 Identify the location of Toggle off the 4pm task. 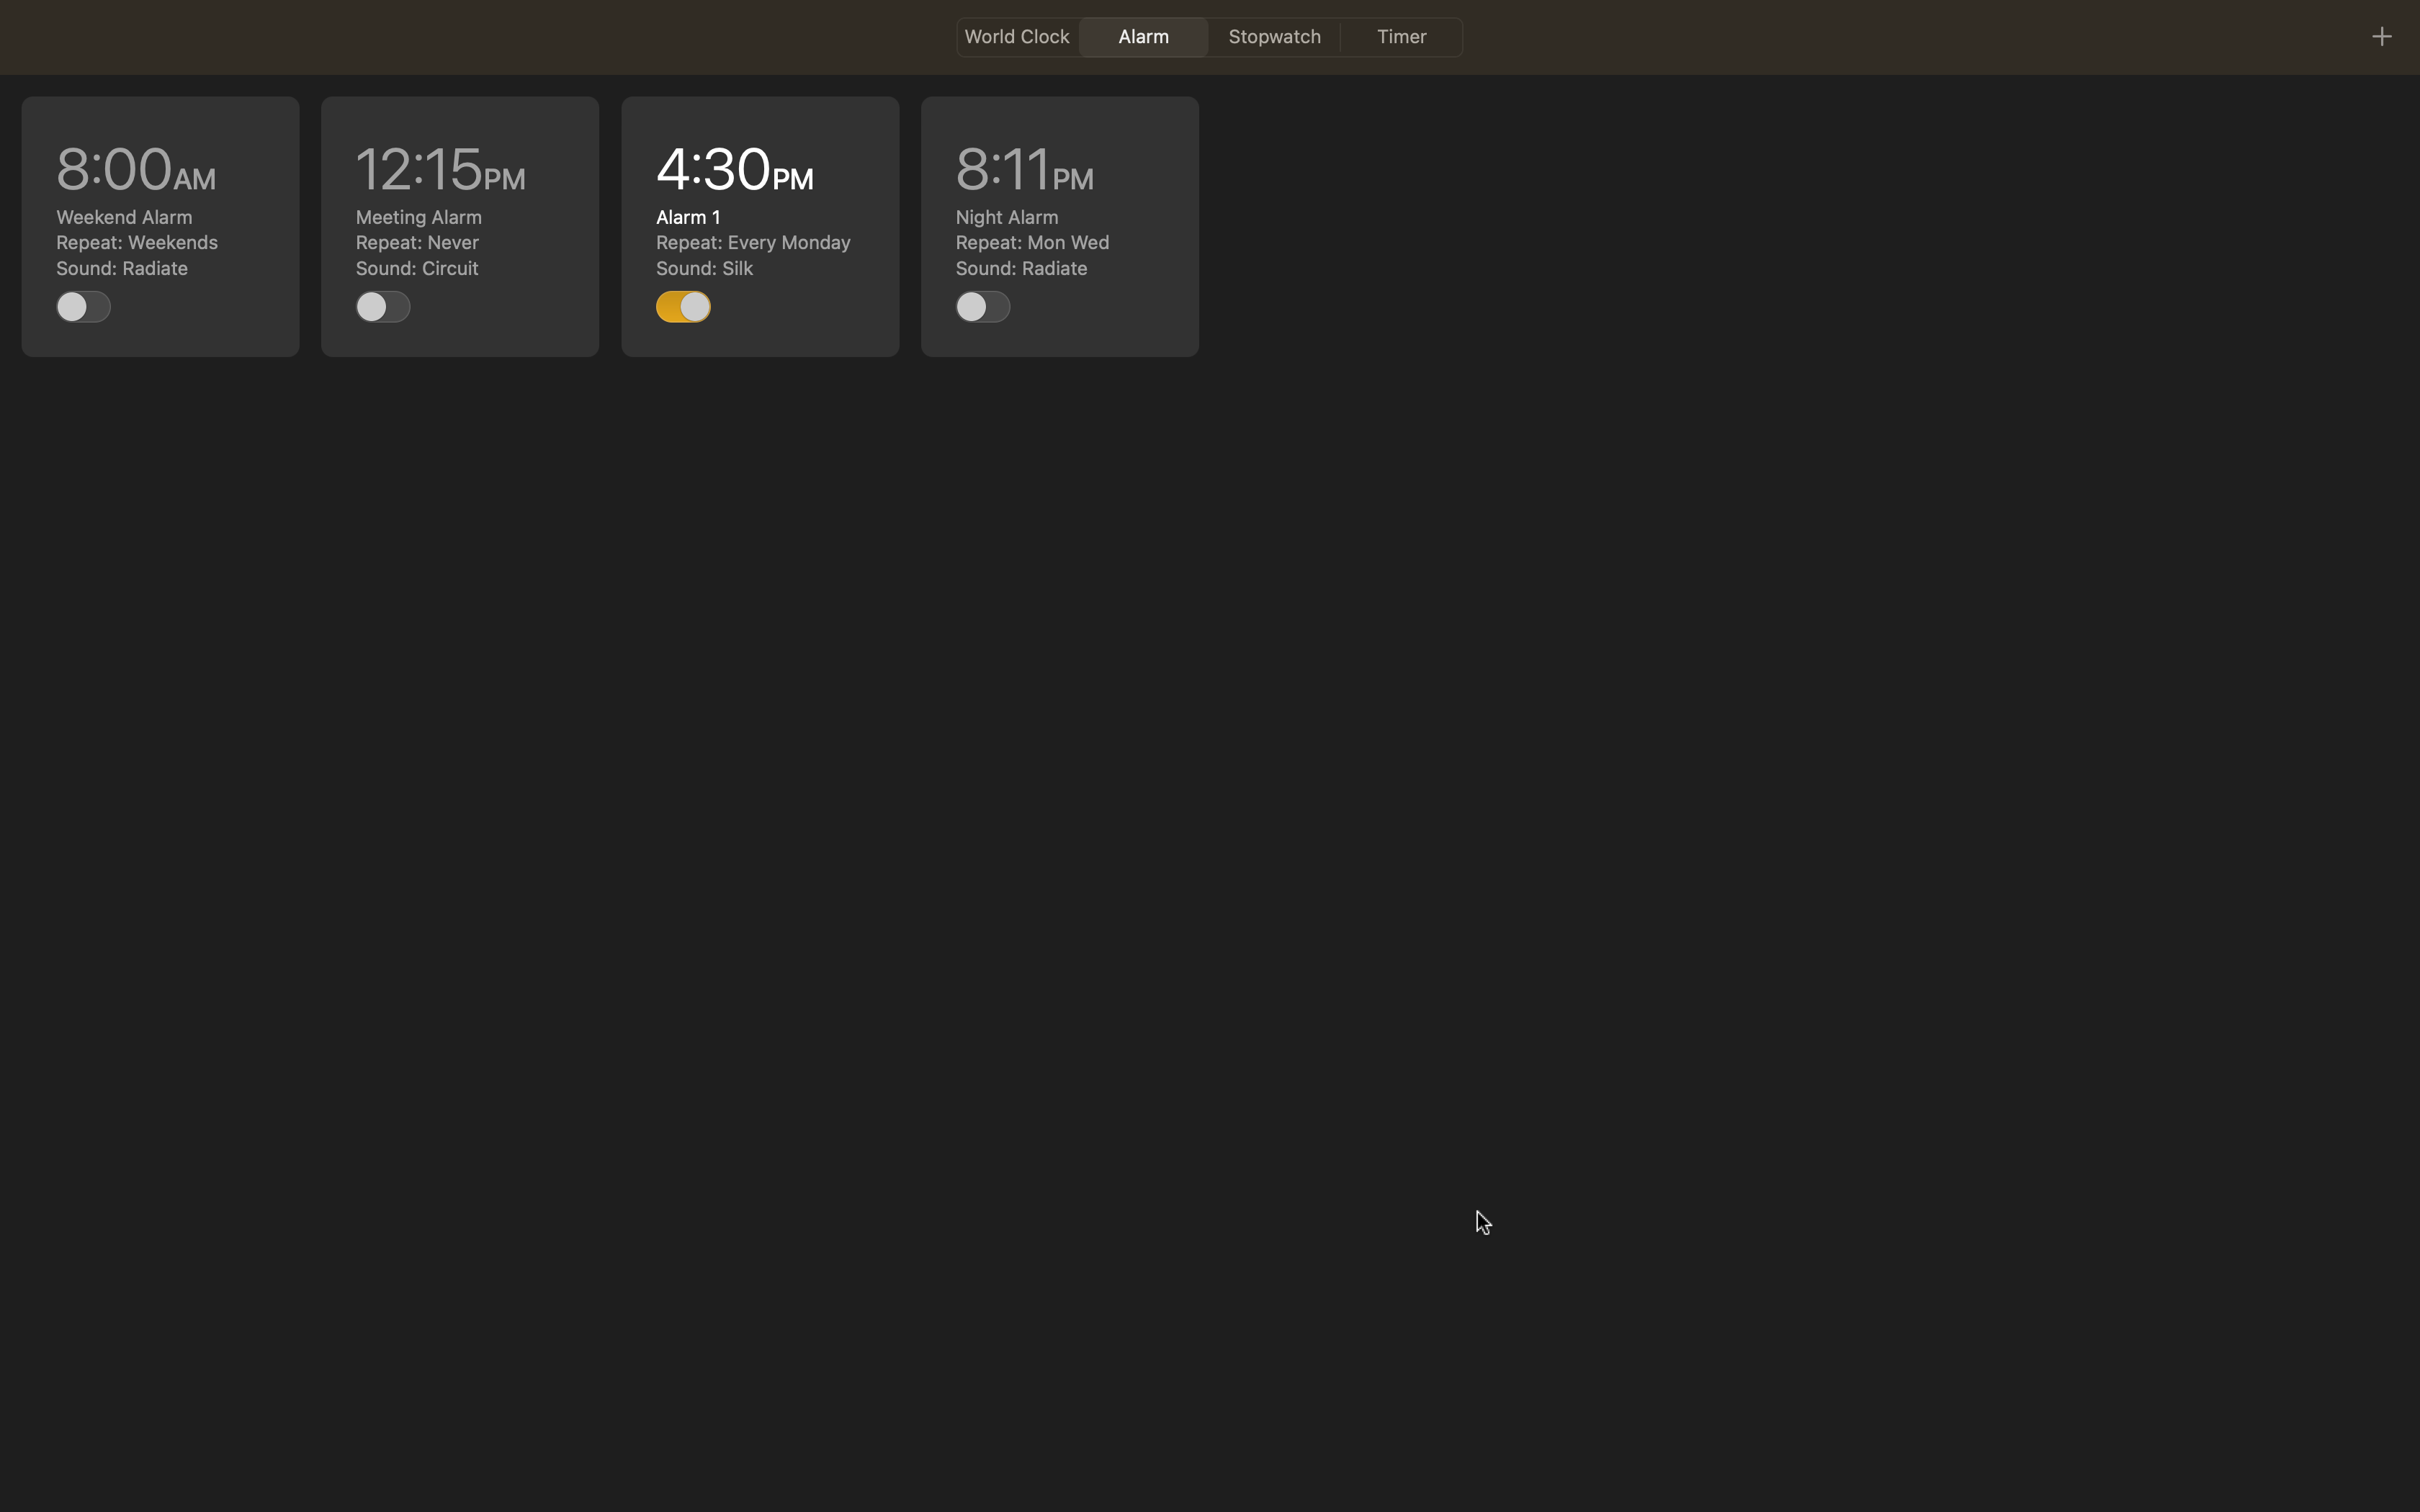
(684, 303).